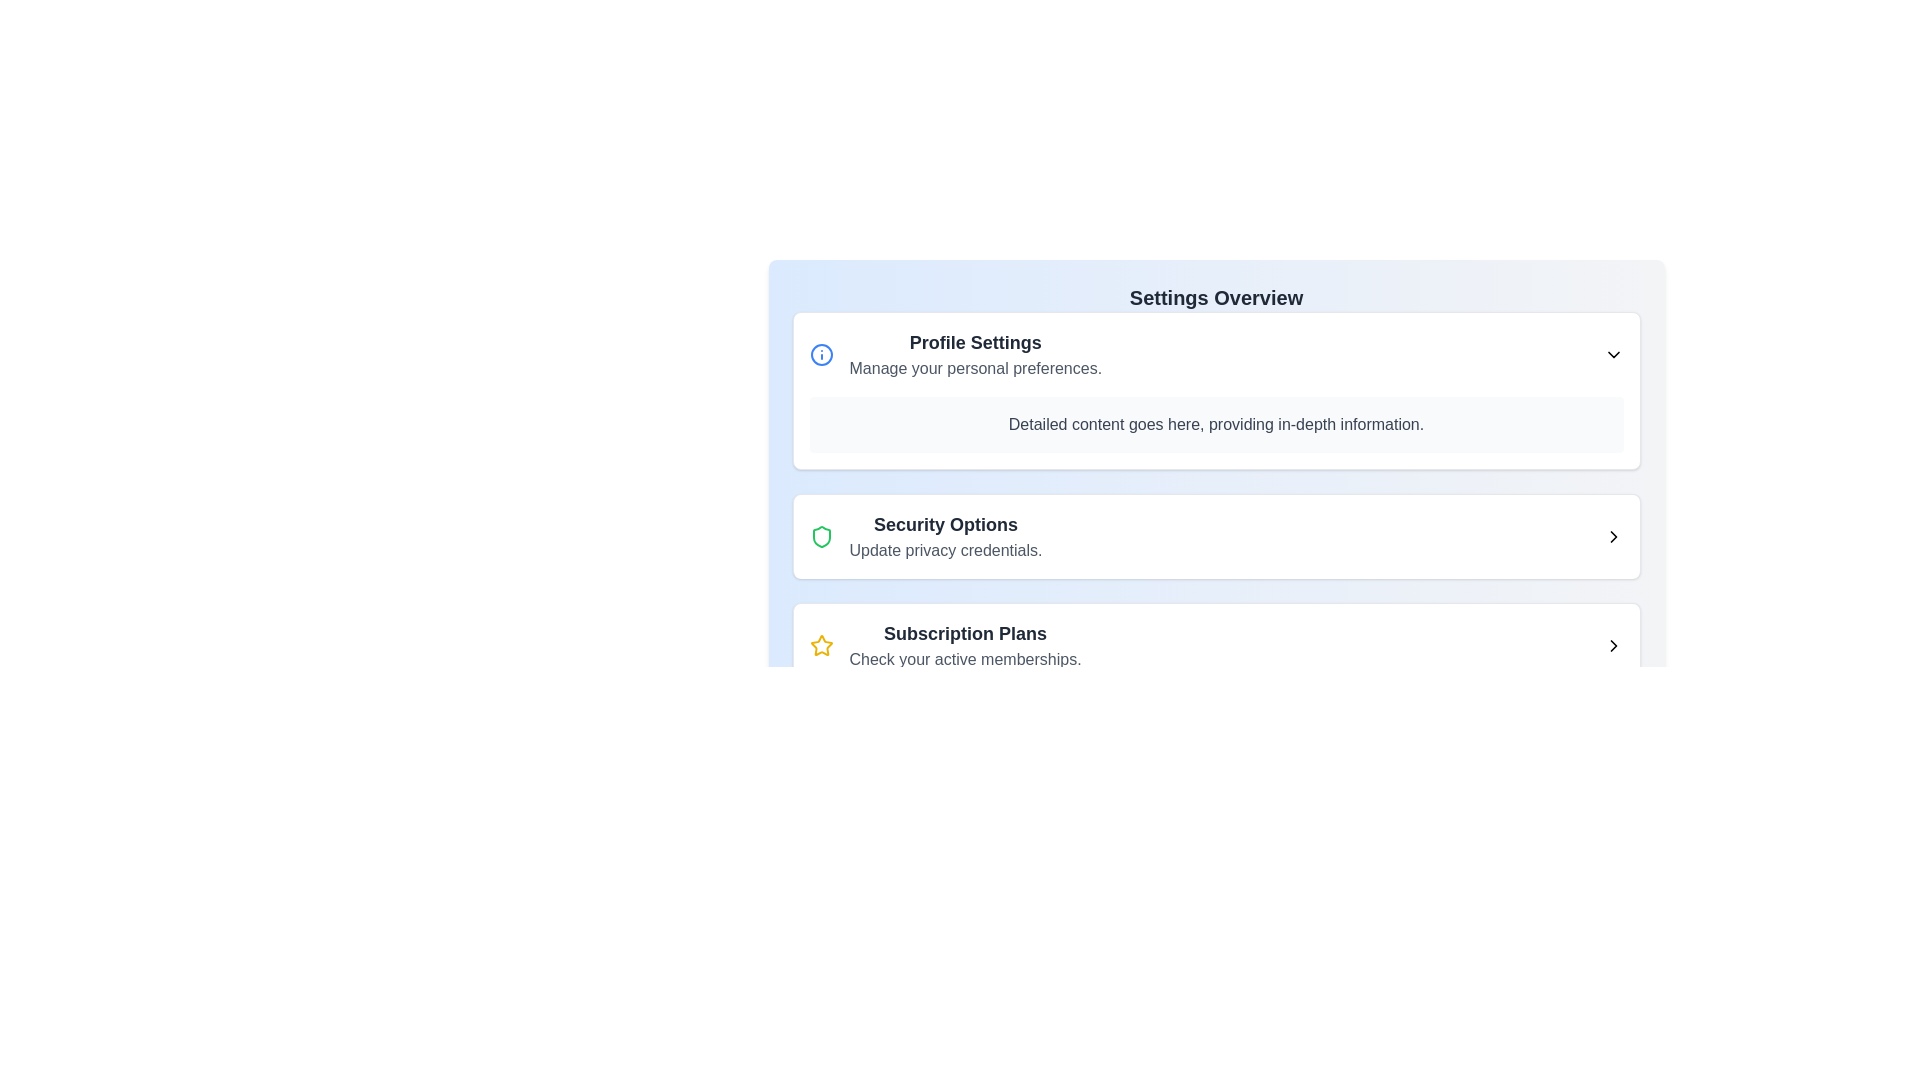 The width and height of the screenshot is (1920, 1080). Describe the element at coordinates (1613, 535) in the screenshot. I see `the icon-based navigation button located at the far-right side of the layout row associated with 'Security Options'` at that location.